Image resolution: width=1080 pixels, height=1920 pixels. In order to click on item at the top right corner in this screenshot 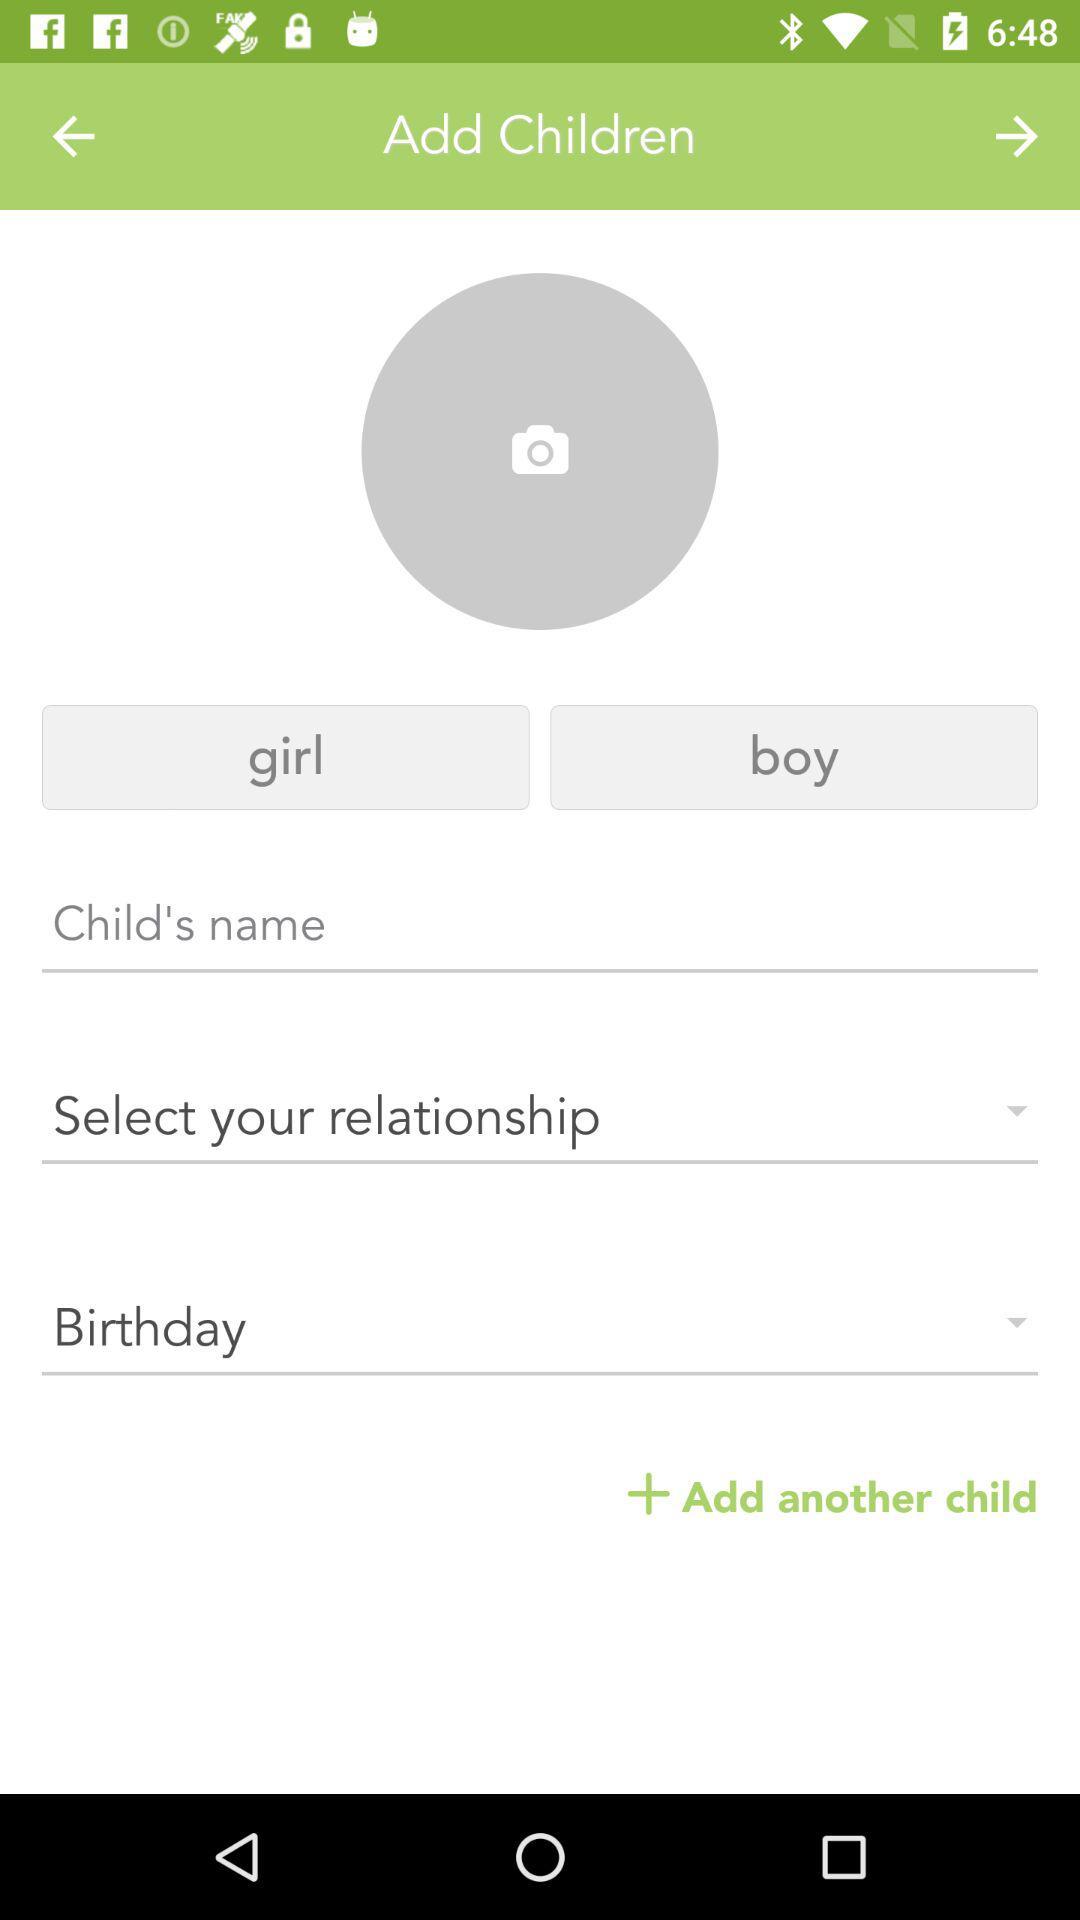, I will do `click(1017, 135)`.